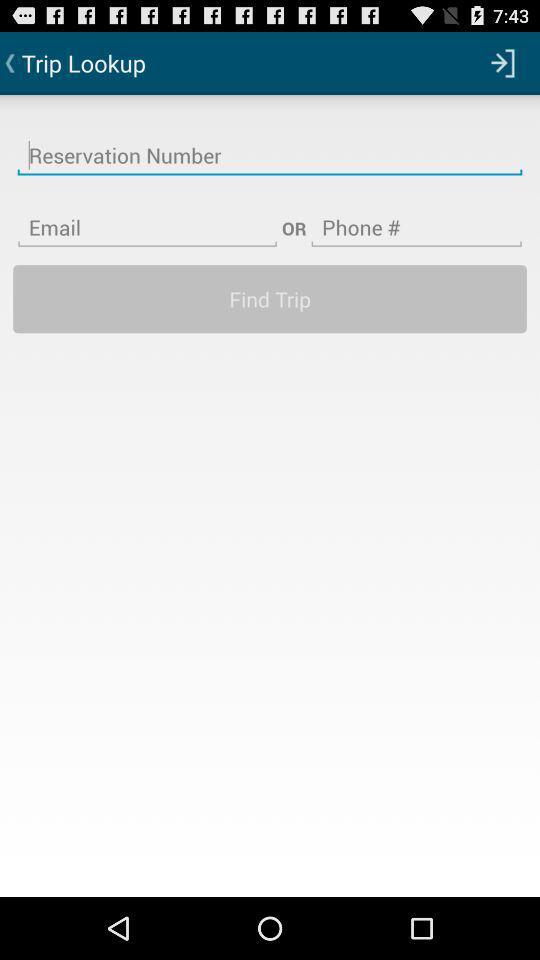 This screenshot has width=540, height=960. Describe the element at coordinates (415, 215) in the screenshot. I see `phone number` at that location.